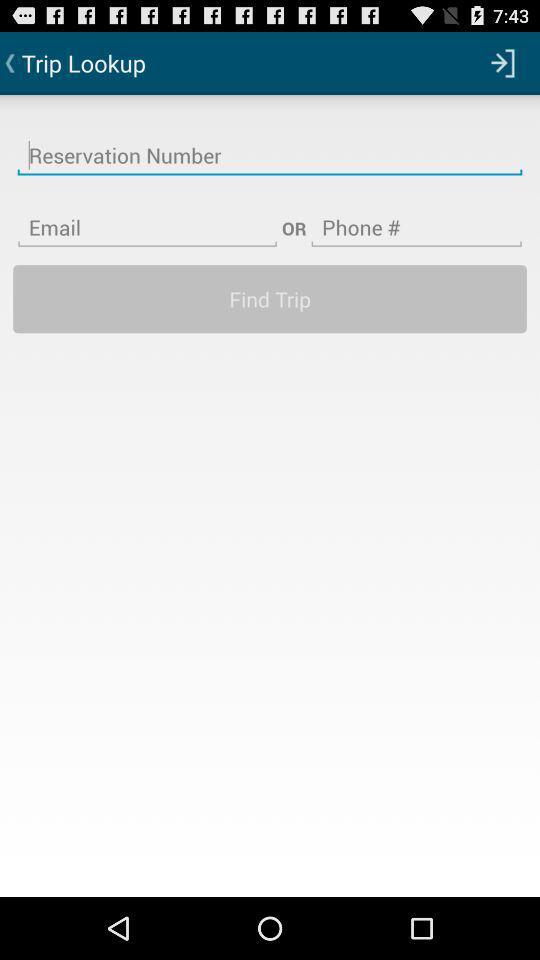 This screenshot has width=540, height=960. Describe the element at coordinates (415, 215) in the screenshot. I see `phone number` at that location.